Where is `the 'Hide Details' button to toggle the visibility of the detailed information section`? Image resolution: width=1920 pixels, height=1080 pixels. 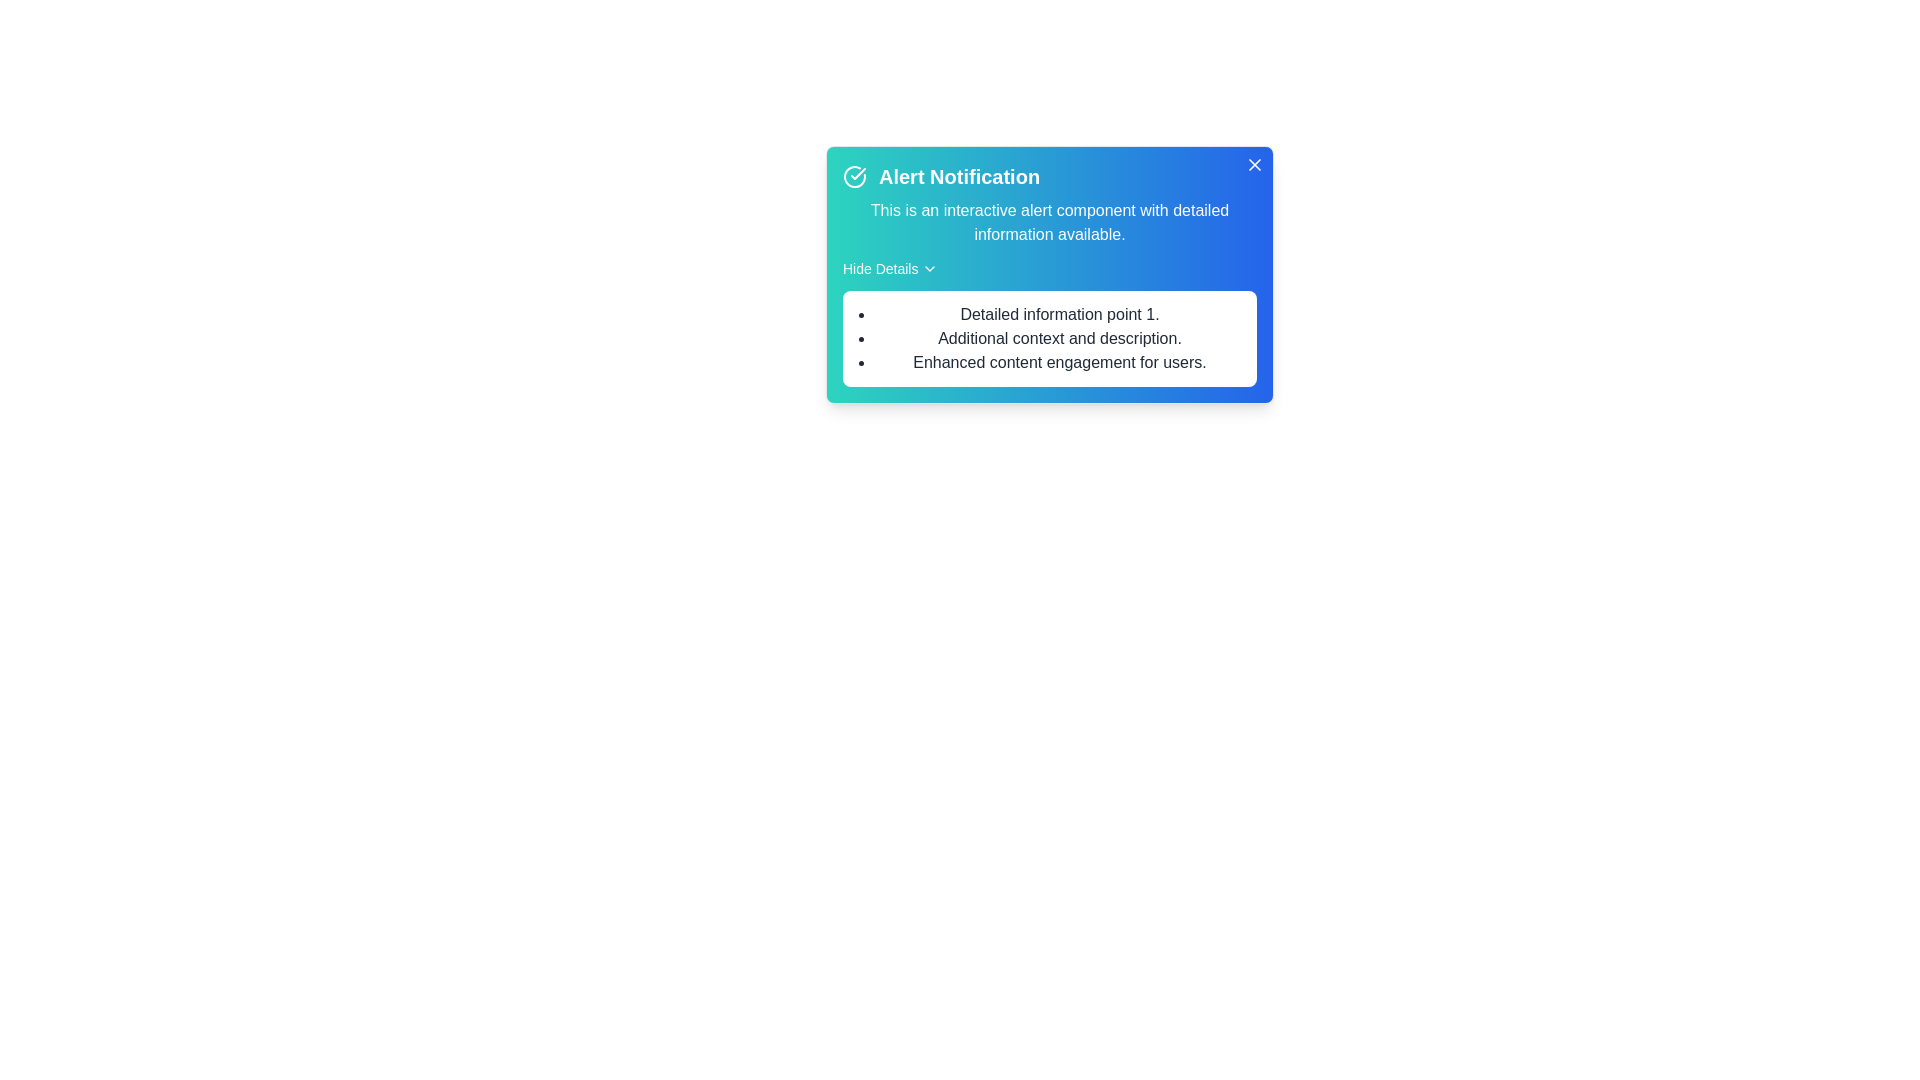
the 'Hide Details' button to toggle the visibility of the detailed information section is located at coordinates (889, 268).